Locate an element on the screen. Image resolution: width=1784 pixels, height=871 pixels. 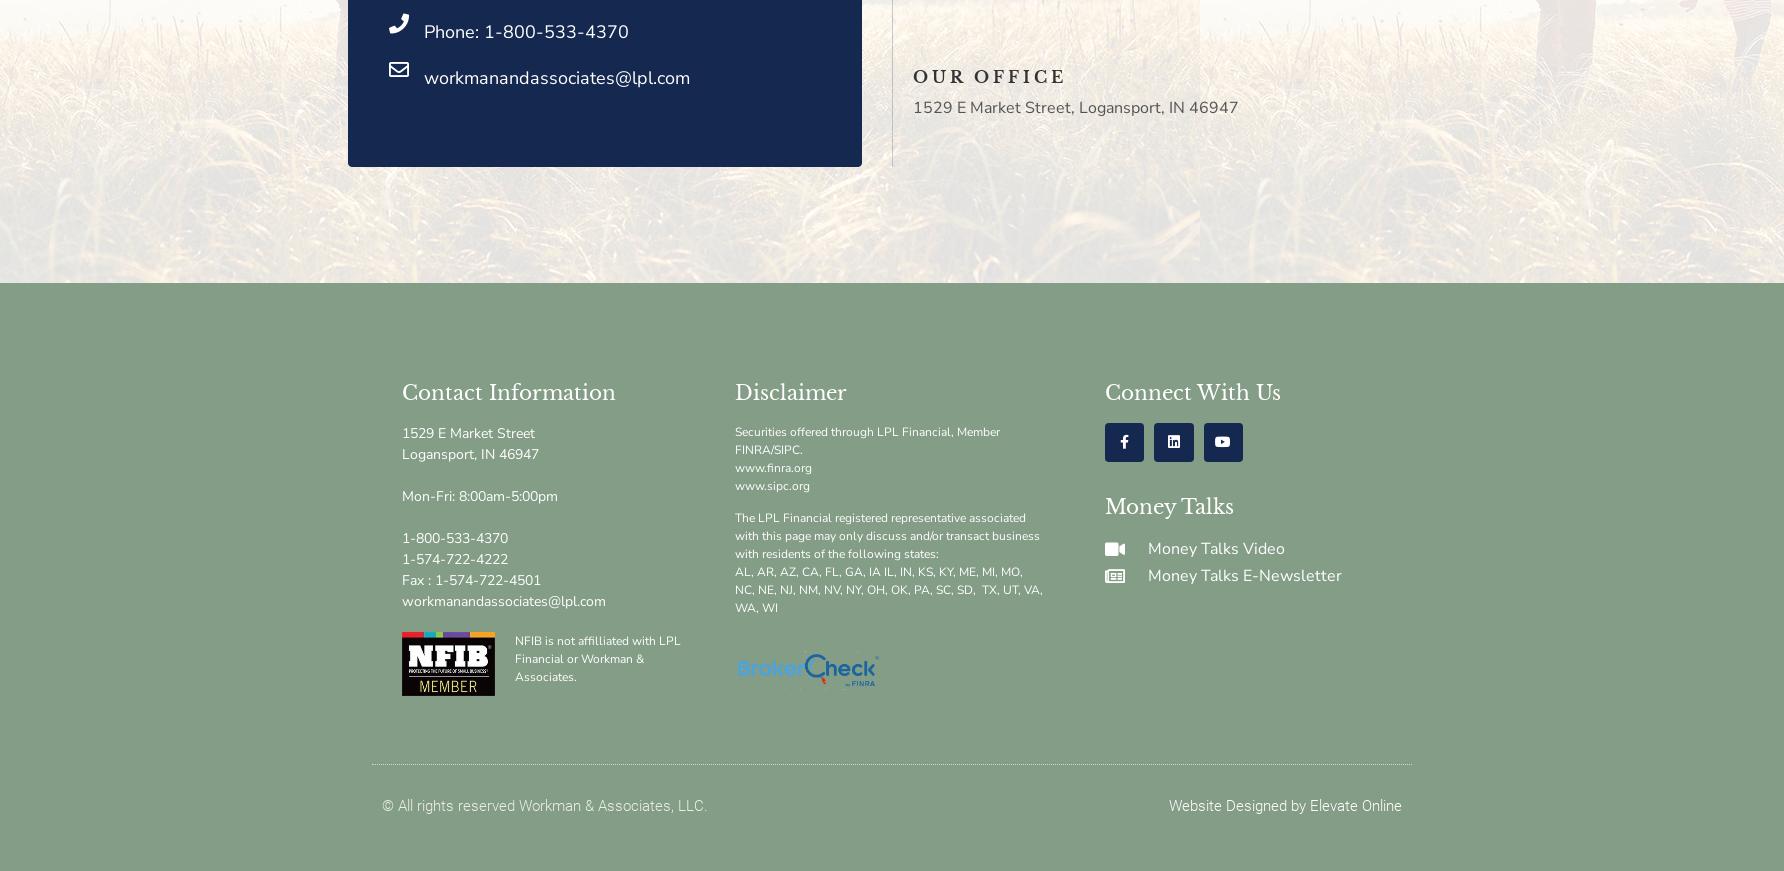
'www.sipc.org' is located at coordinates (771, 484).